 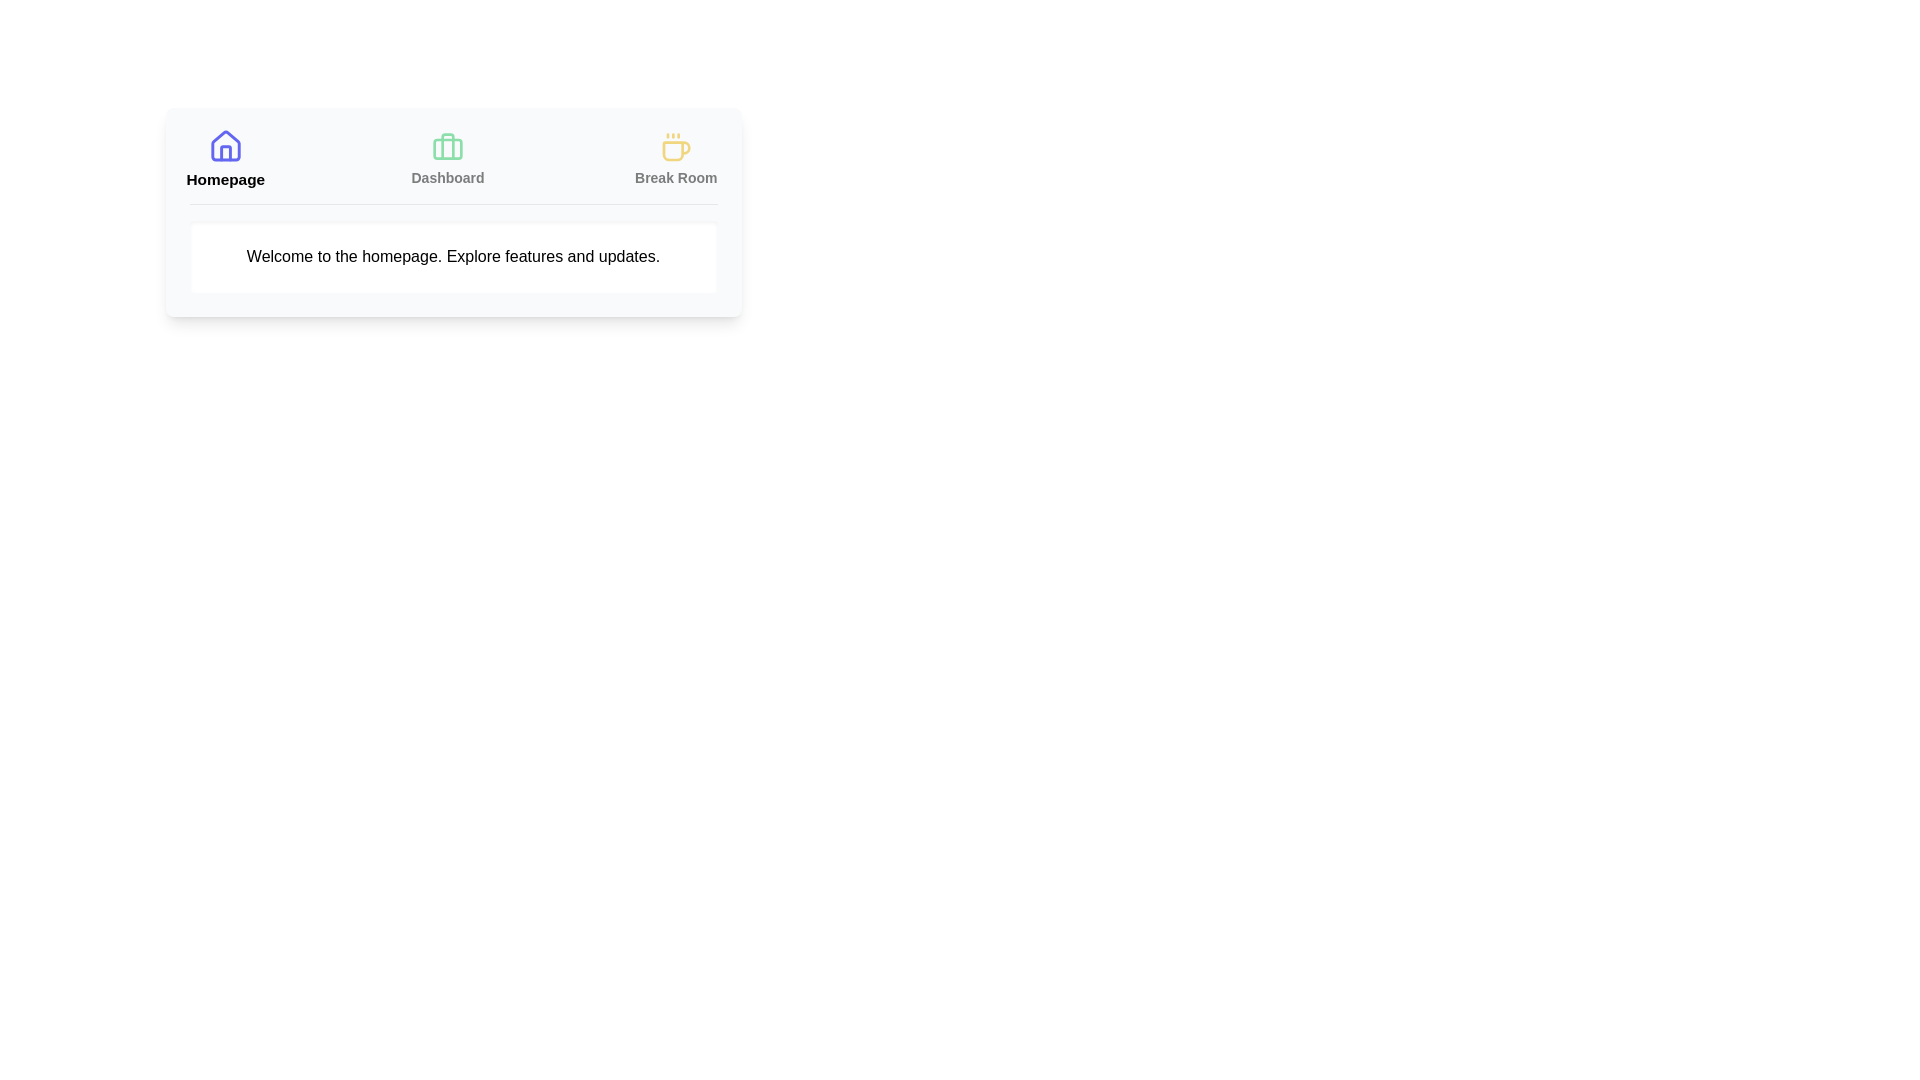 I want to click on the Homepage tab to view its content, so click(x=225, y=158).